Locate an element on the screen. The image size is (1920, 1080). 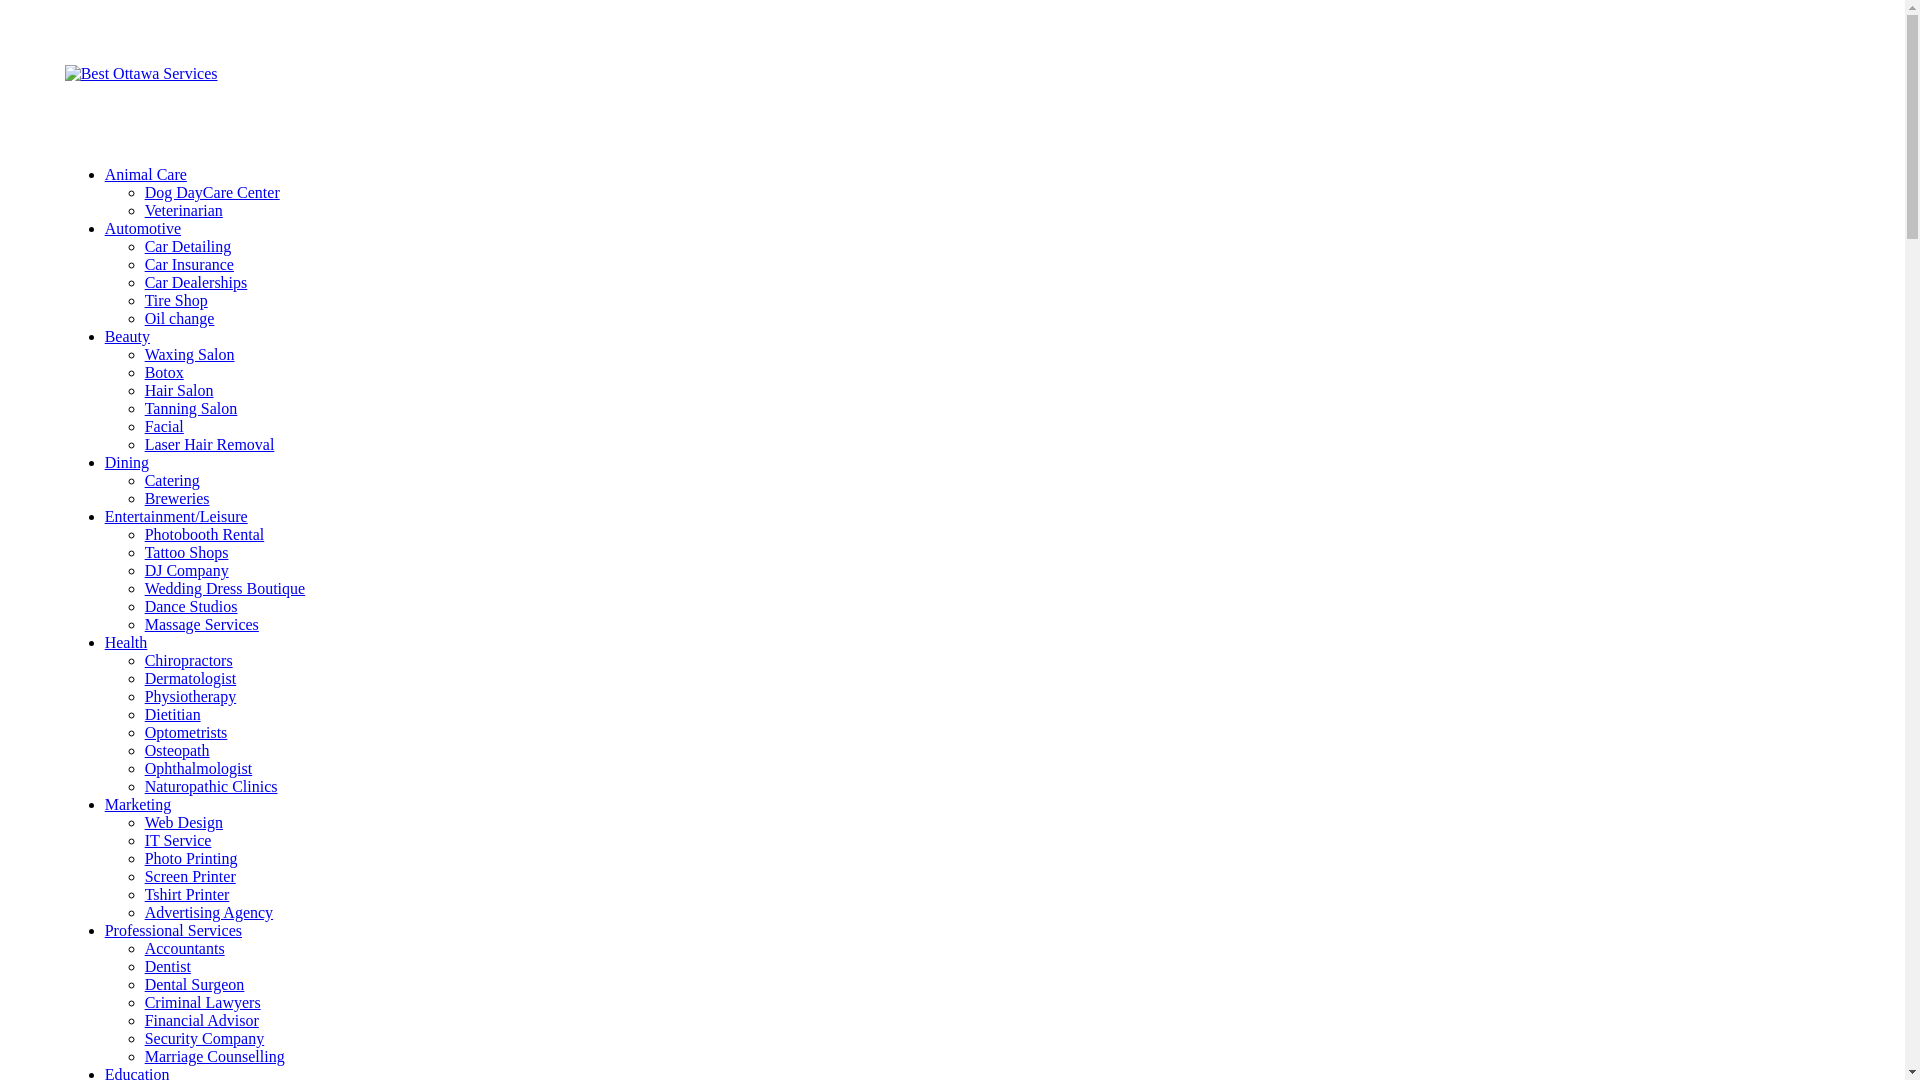
'Chiropractors' is located at coordinates (188, 660).